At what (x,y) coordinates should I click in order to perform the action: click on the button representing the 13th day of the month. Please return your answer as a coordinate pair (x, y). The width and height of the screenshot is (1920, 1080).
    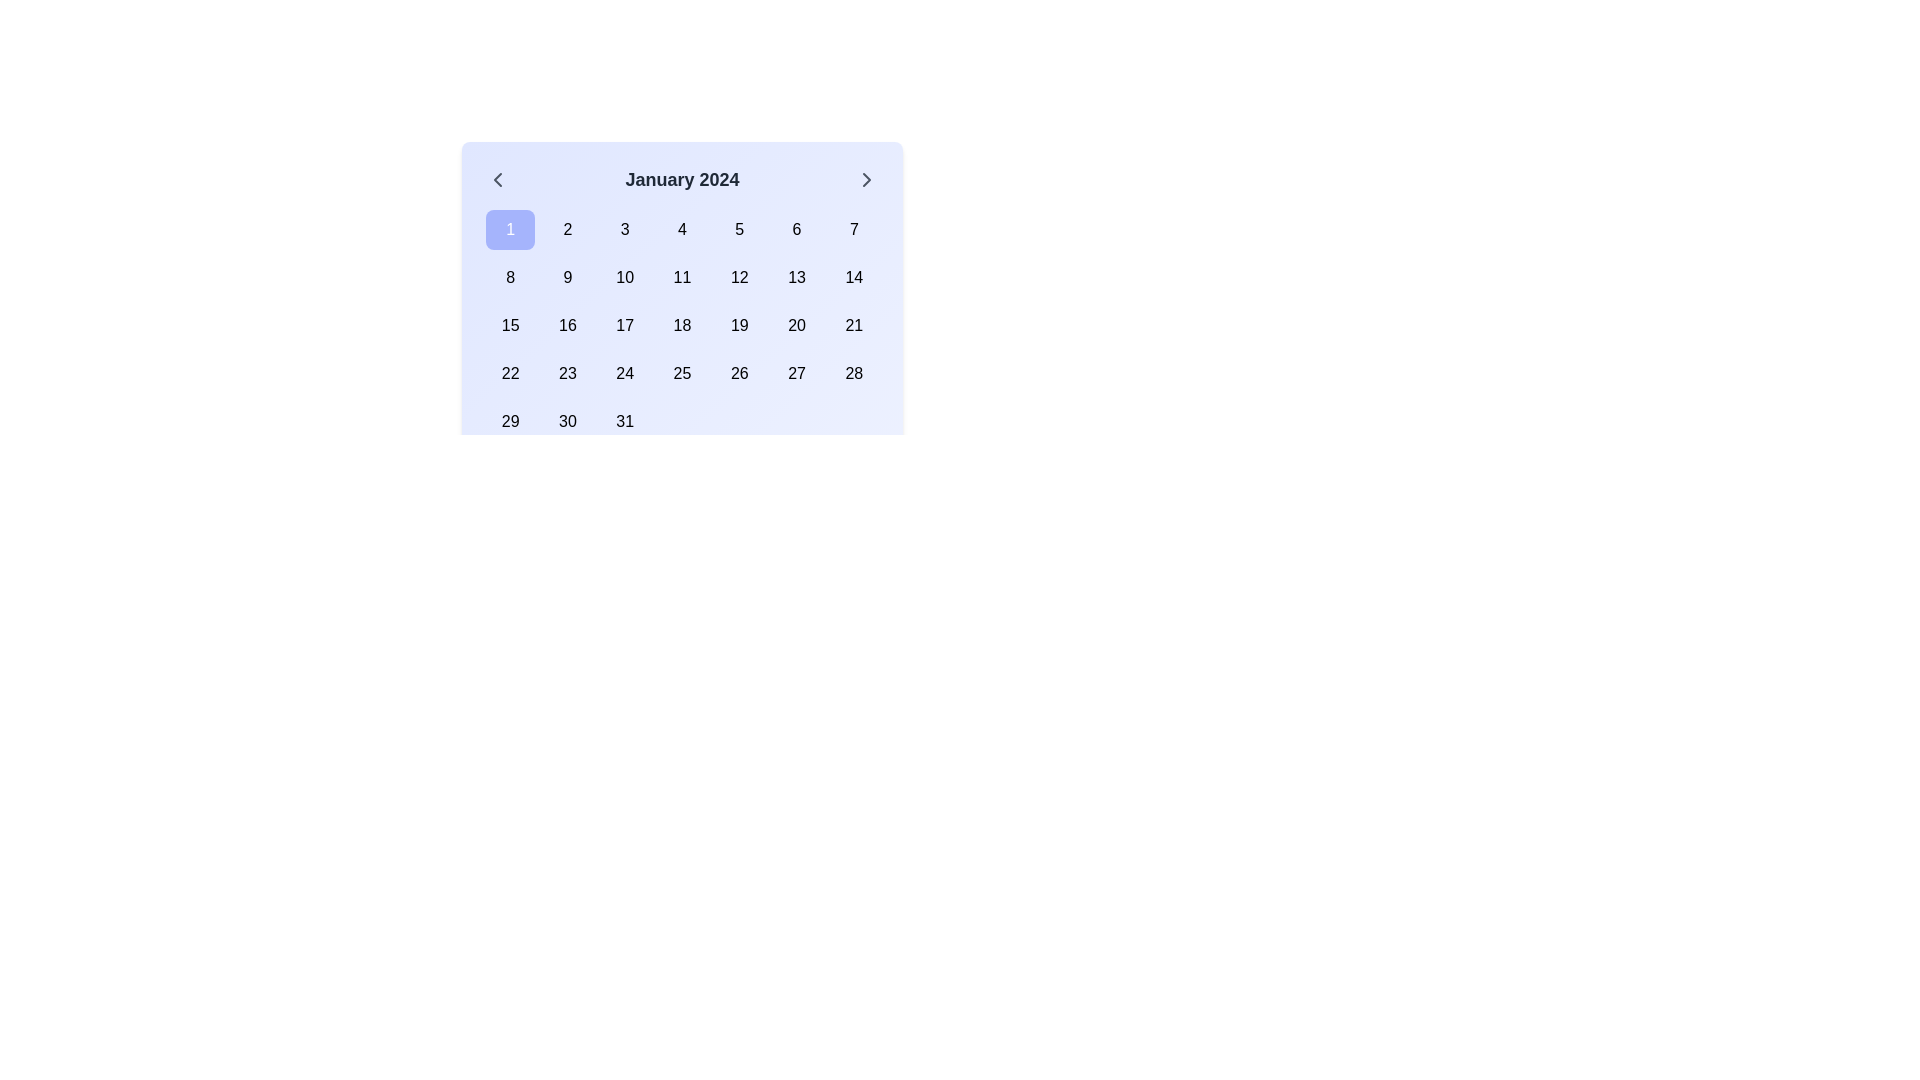
    Looking at the image, I should click on (795, 277).